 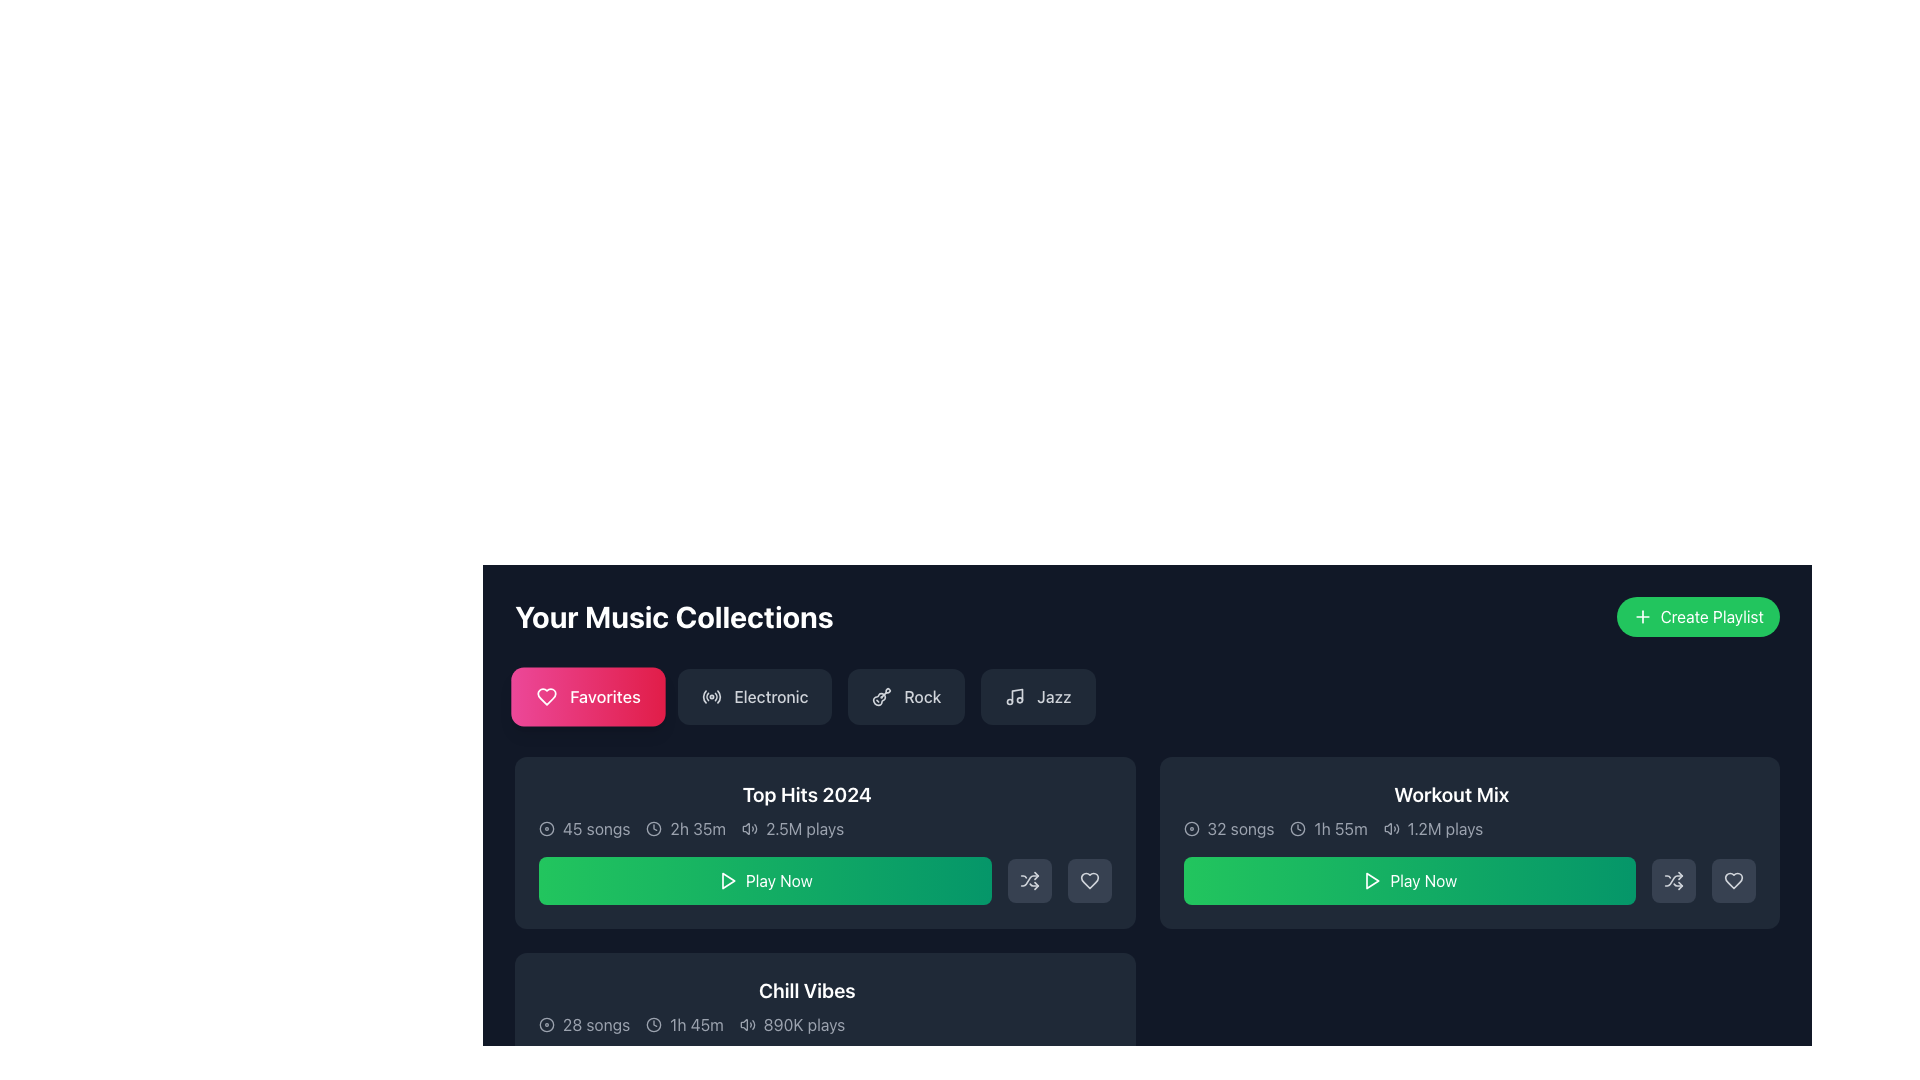 What do you see at coordinates (1432, 829) in the screenshot?
I see `the text indicating the play count of the 'Workout Mix' playlist, located in the bottom right section next to the 'Play Now' button` at bounding box center [1432, 829].